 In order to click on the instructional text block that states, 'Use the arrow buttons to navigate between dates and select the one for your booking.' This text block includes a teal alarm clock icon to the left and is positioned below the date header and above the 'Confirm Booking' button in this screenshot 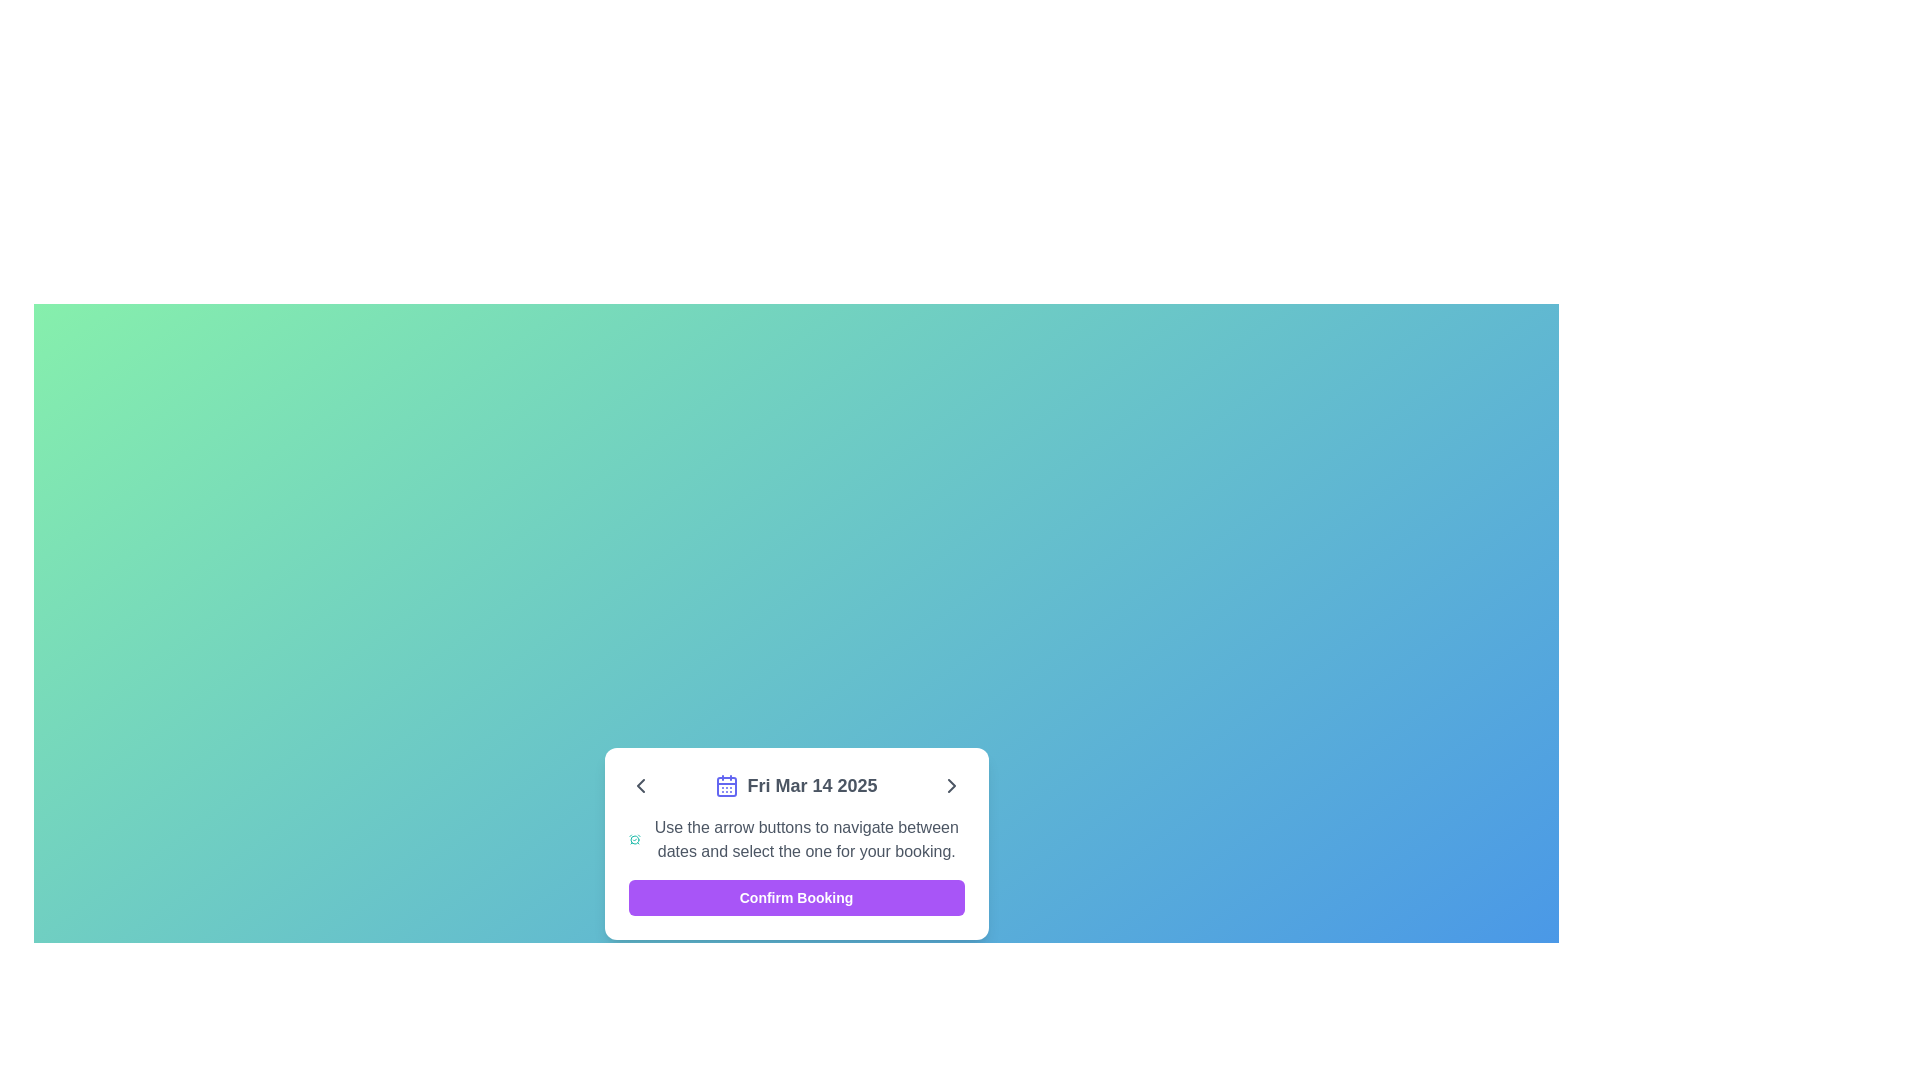, I will do `click(795, 840)`.